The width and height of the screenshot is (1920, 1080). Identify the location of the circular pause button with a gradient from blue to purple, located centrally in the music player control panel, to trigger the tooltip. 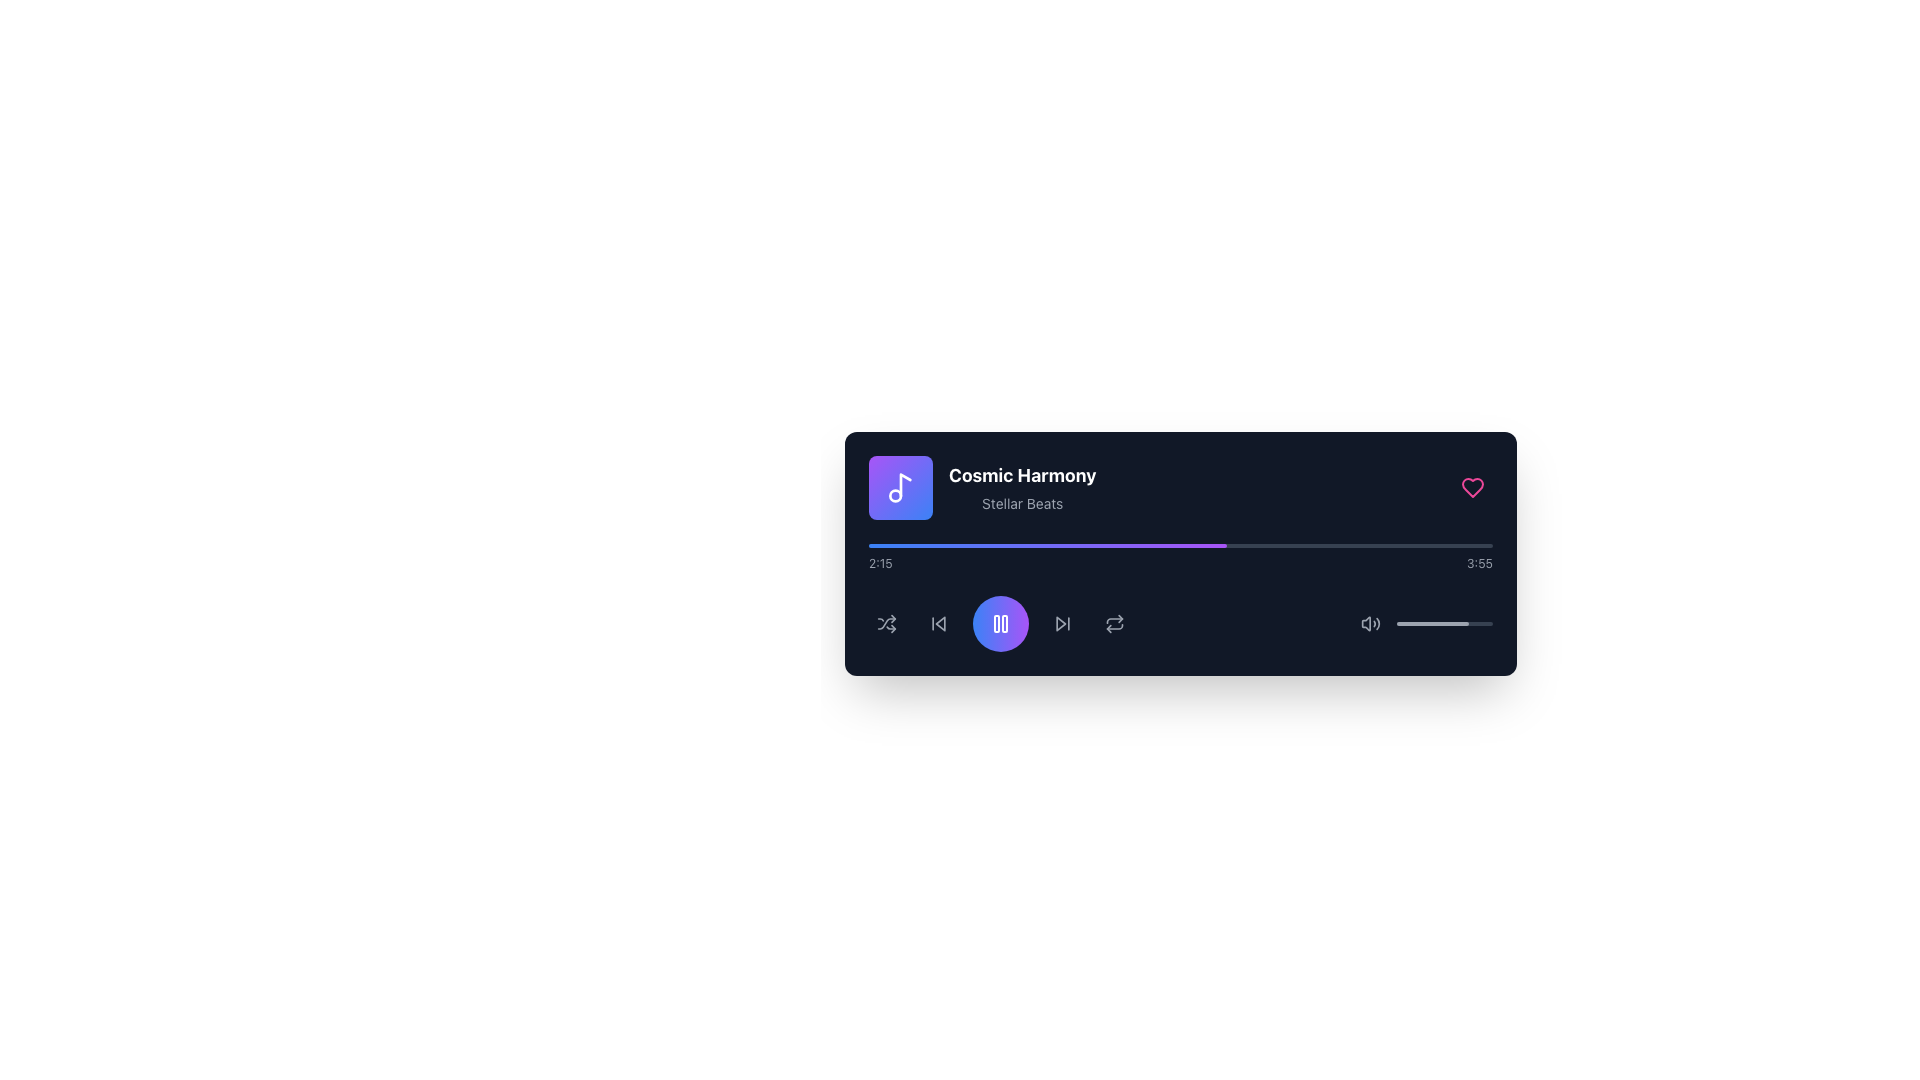
(1001, 623).